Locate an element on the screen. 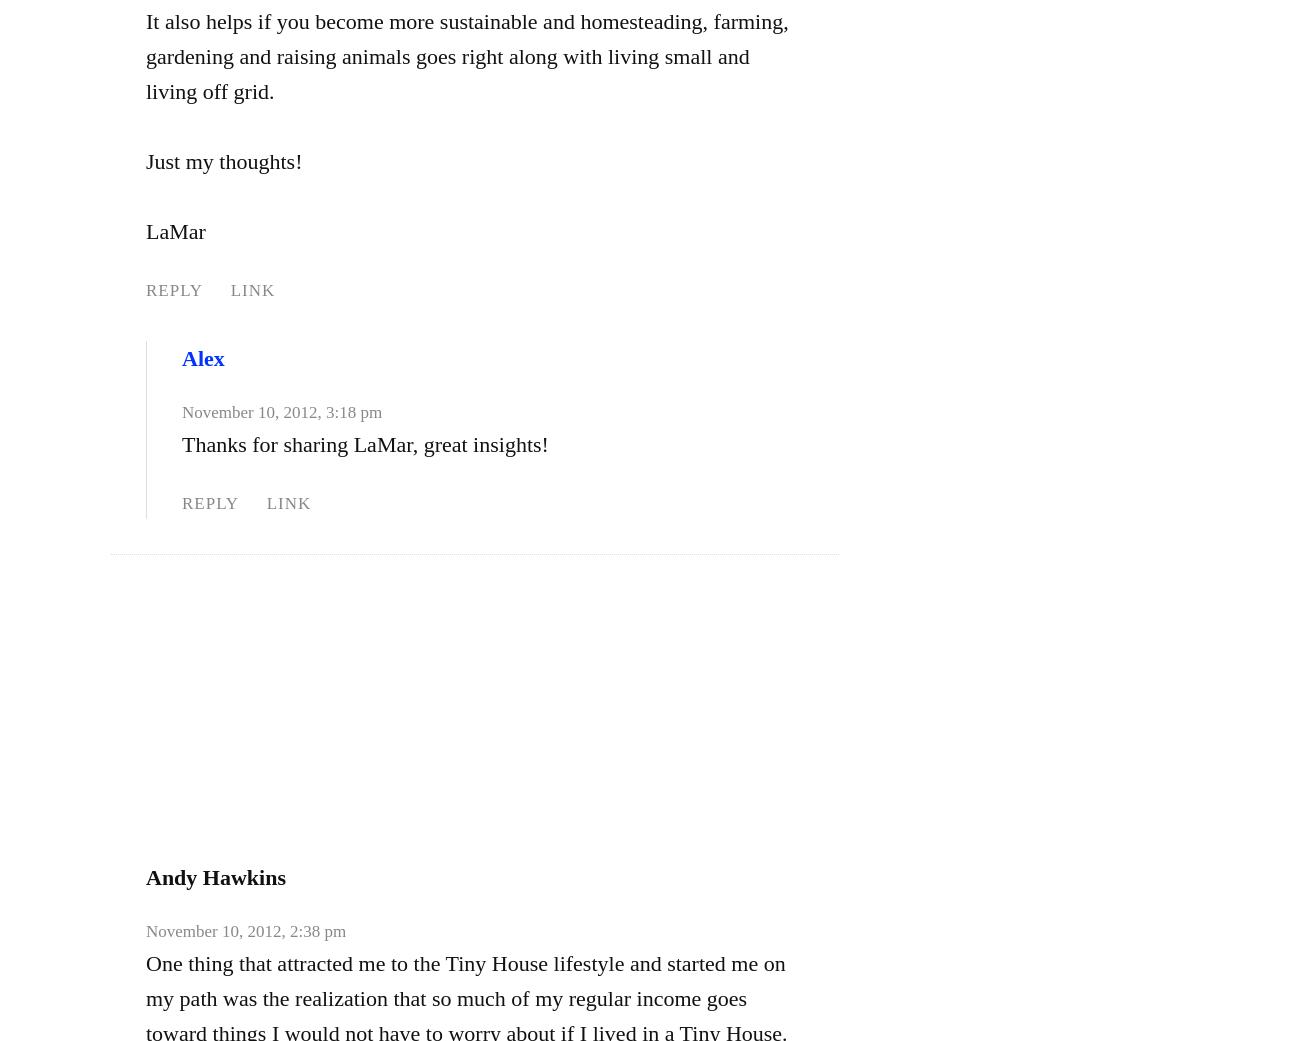  'November 10, 2012, 3:18 pm' is located at coordinates (281, 412).